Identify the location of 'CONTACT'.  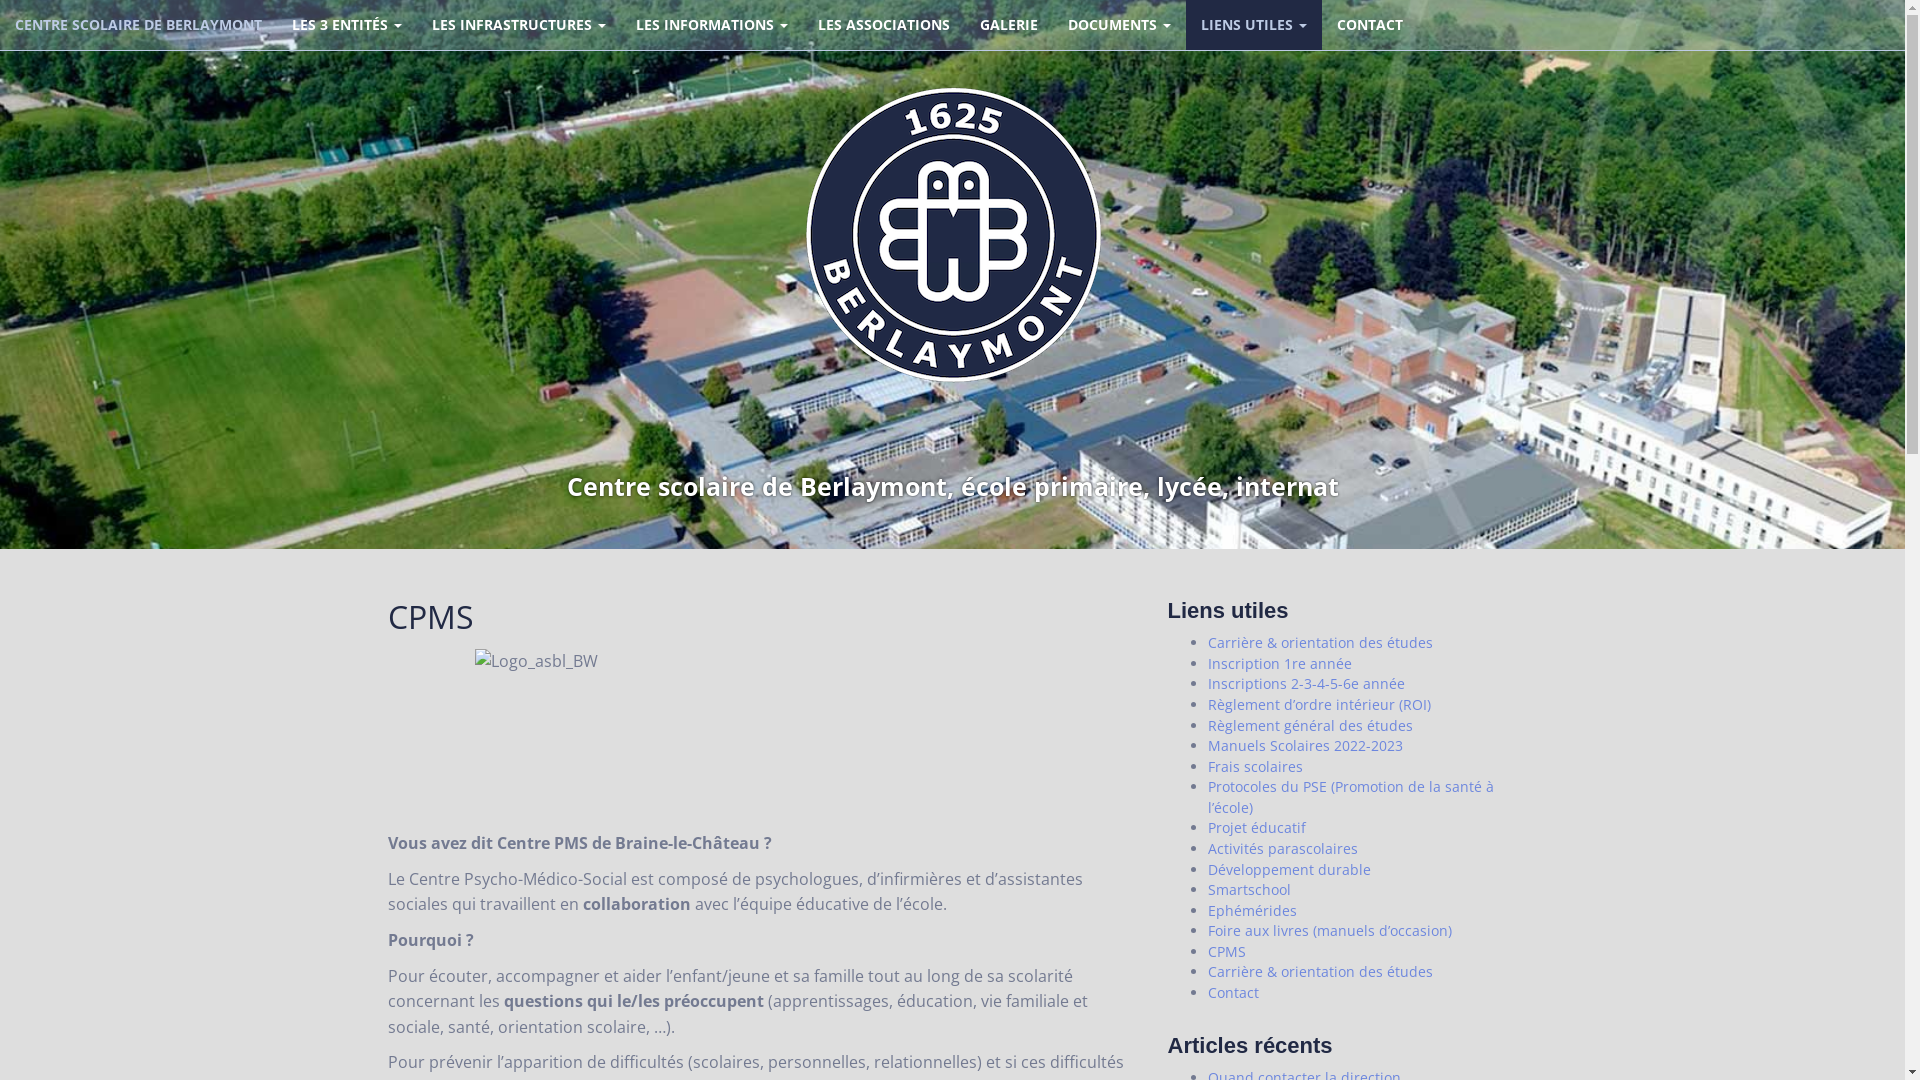
(1321, 24).